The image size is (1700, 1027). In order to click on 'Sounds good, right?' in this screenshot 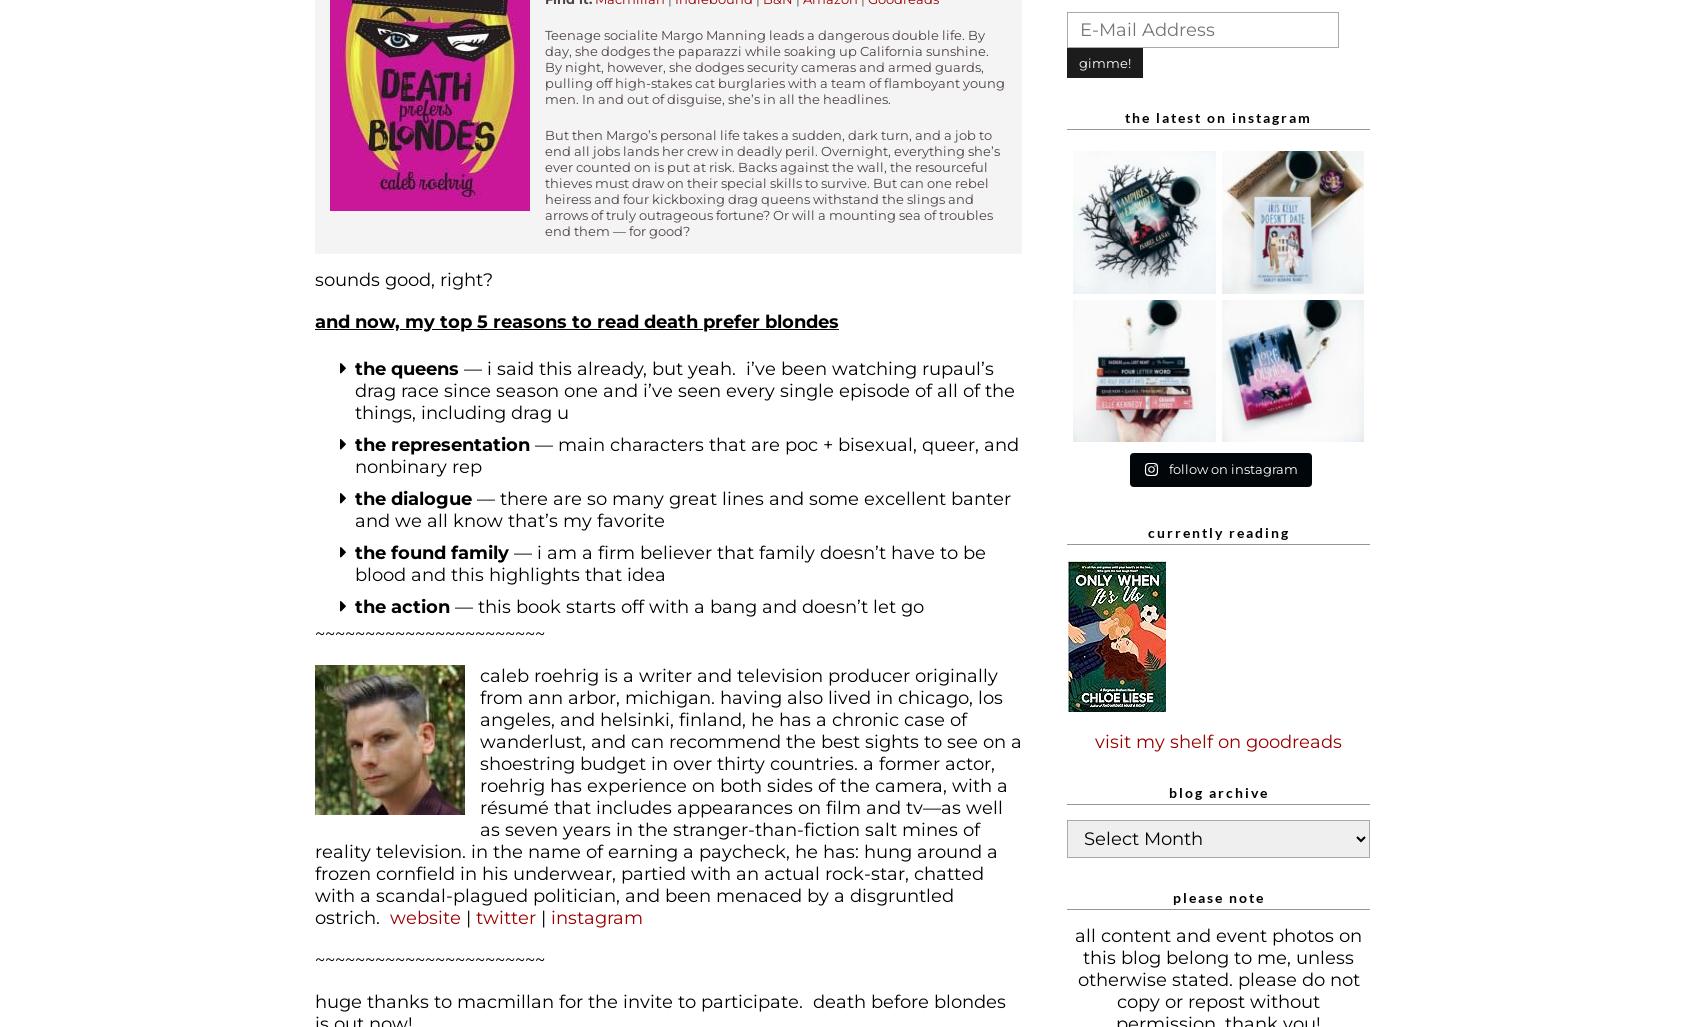, I will do `click(402, 279)`.